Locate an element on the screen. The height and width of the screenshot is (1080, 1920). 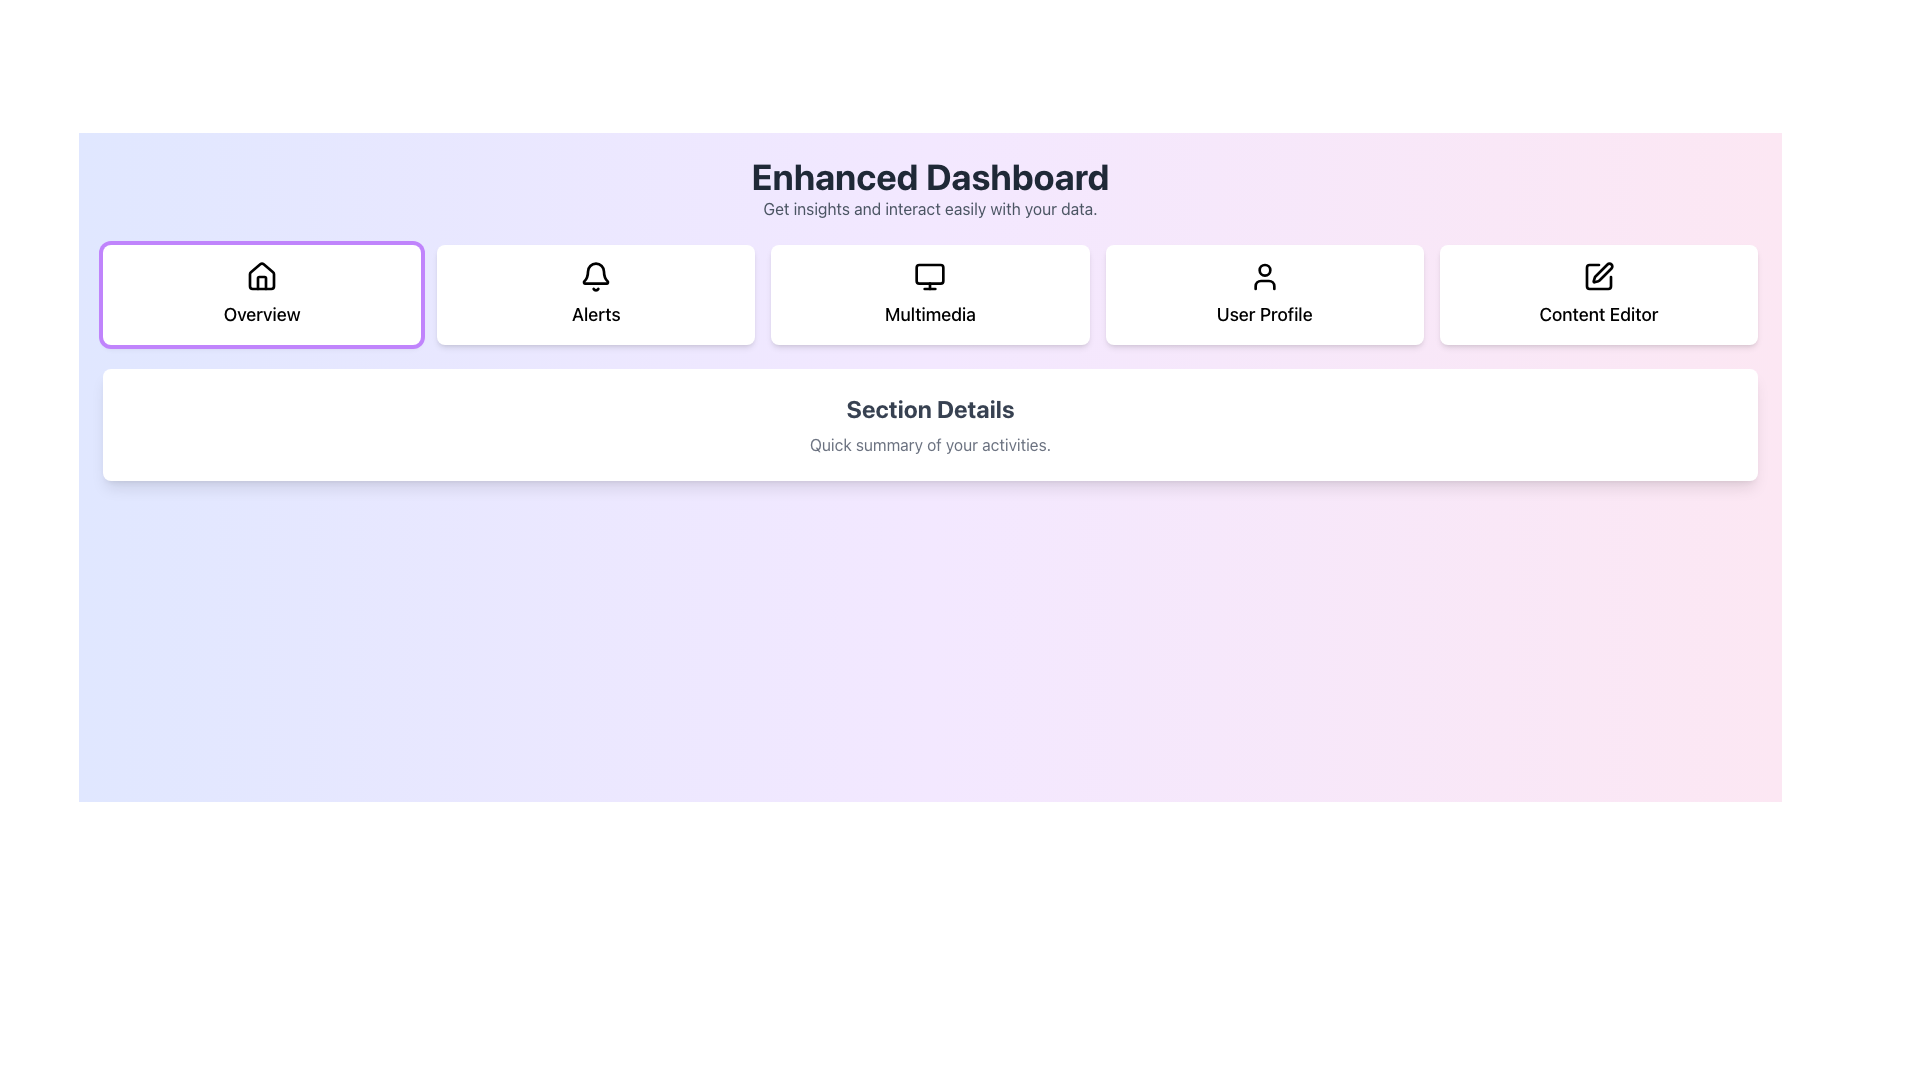
the navigation button located at the far left of the grid layout is located at coordinates (261, 294).